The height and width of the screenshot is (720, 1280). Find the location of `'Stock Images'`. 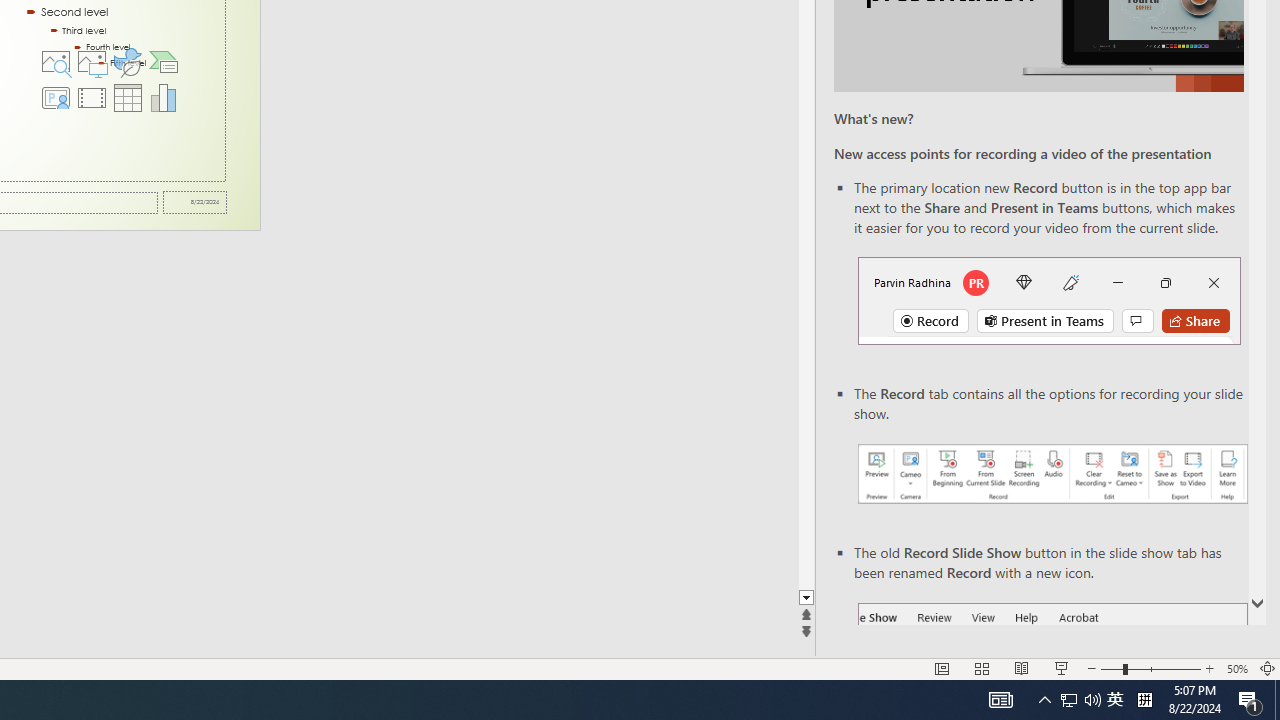

'Stock Images' is located at coordinates (55, 60).